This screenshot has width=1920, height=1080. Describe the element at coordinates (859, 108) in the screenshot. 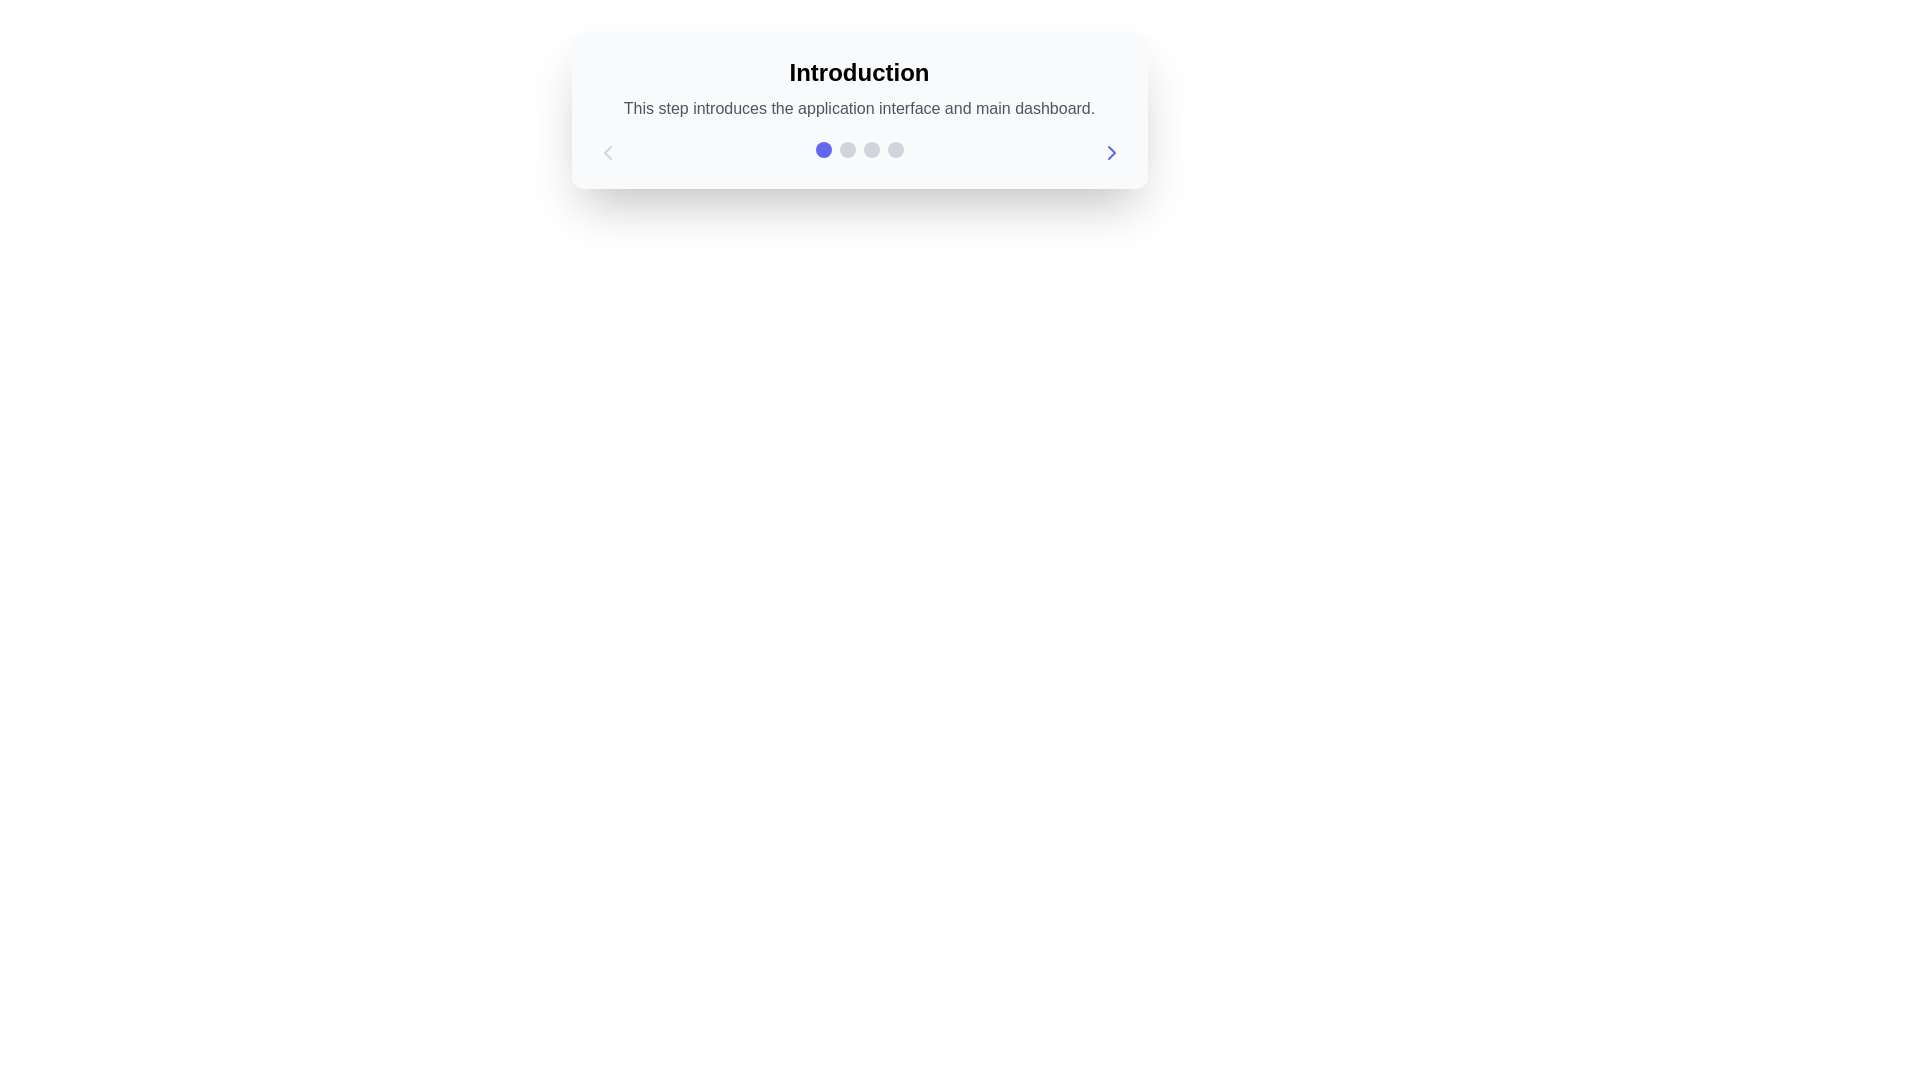

I see `static text element providing supplementary information below the 'Introduction' title` at that location.